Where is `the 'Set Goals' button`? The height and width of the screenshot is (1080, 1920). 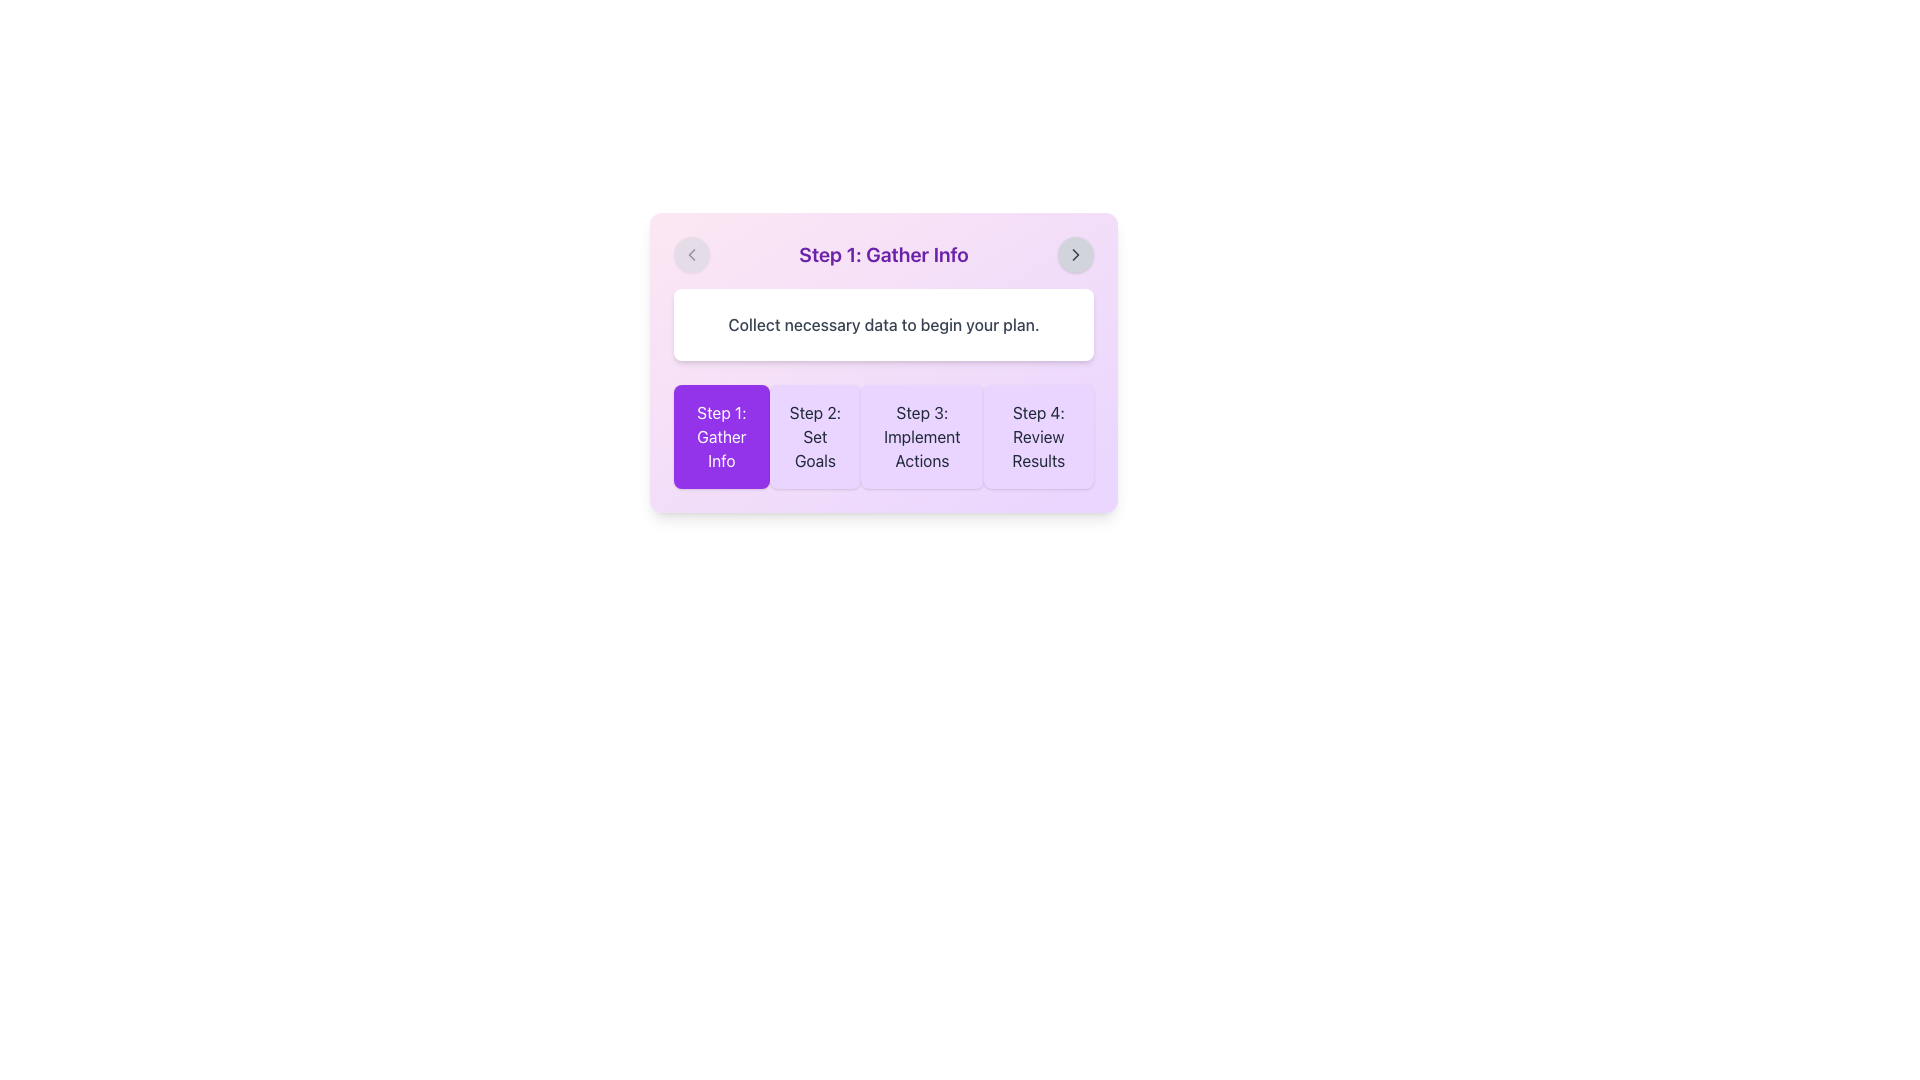 the 'Set Goals' button is located at coordinates (815, 435).